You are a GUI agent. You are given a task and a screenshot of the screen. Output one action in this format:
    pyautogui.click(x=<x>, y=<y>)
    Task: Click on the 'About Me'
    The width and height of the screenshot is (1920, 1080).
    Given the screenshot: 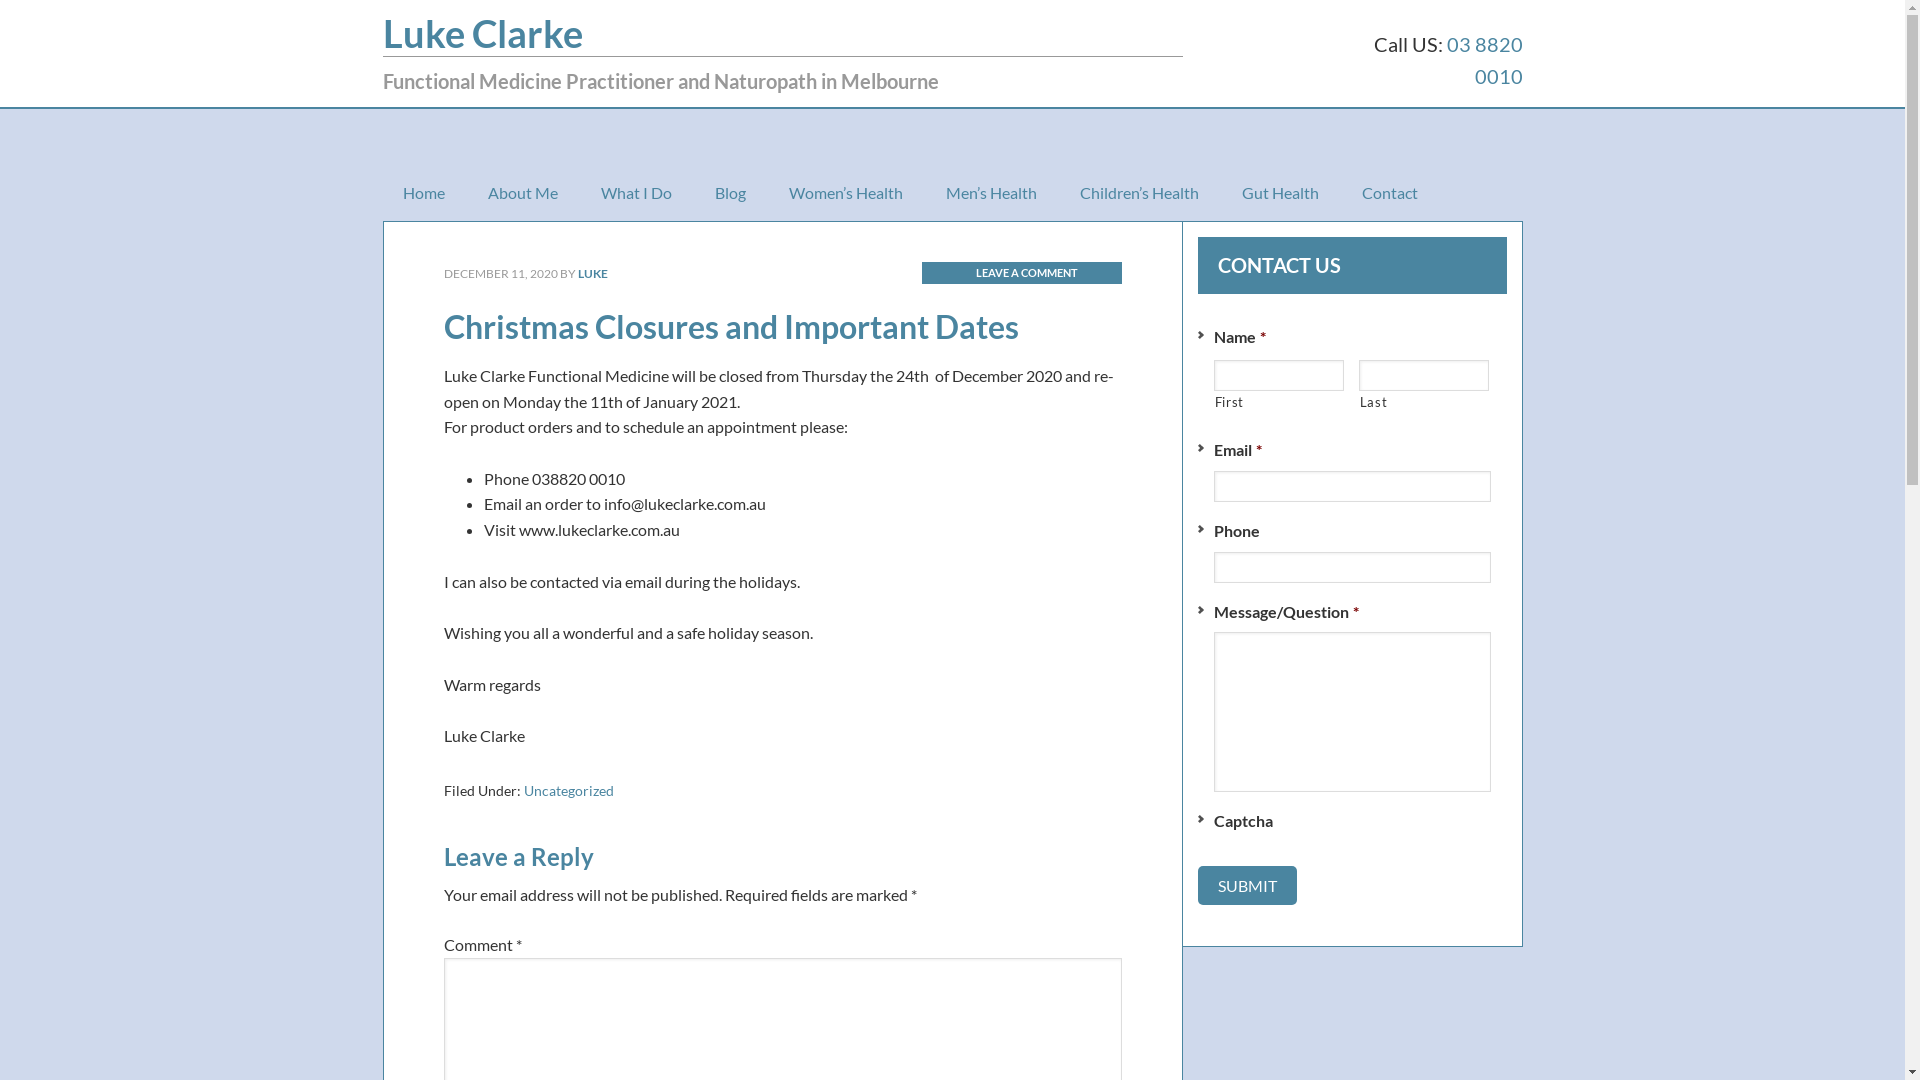 What is the action you would take?
    pyautogui.click(x=523, y=192)
    